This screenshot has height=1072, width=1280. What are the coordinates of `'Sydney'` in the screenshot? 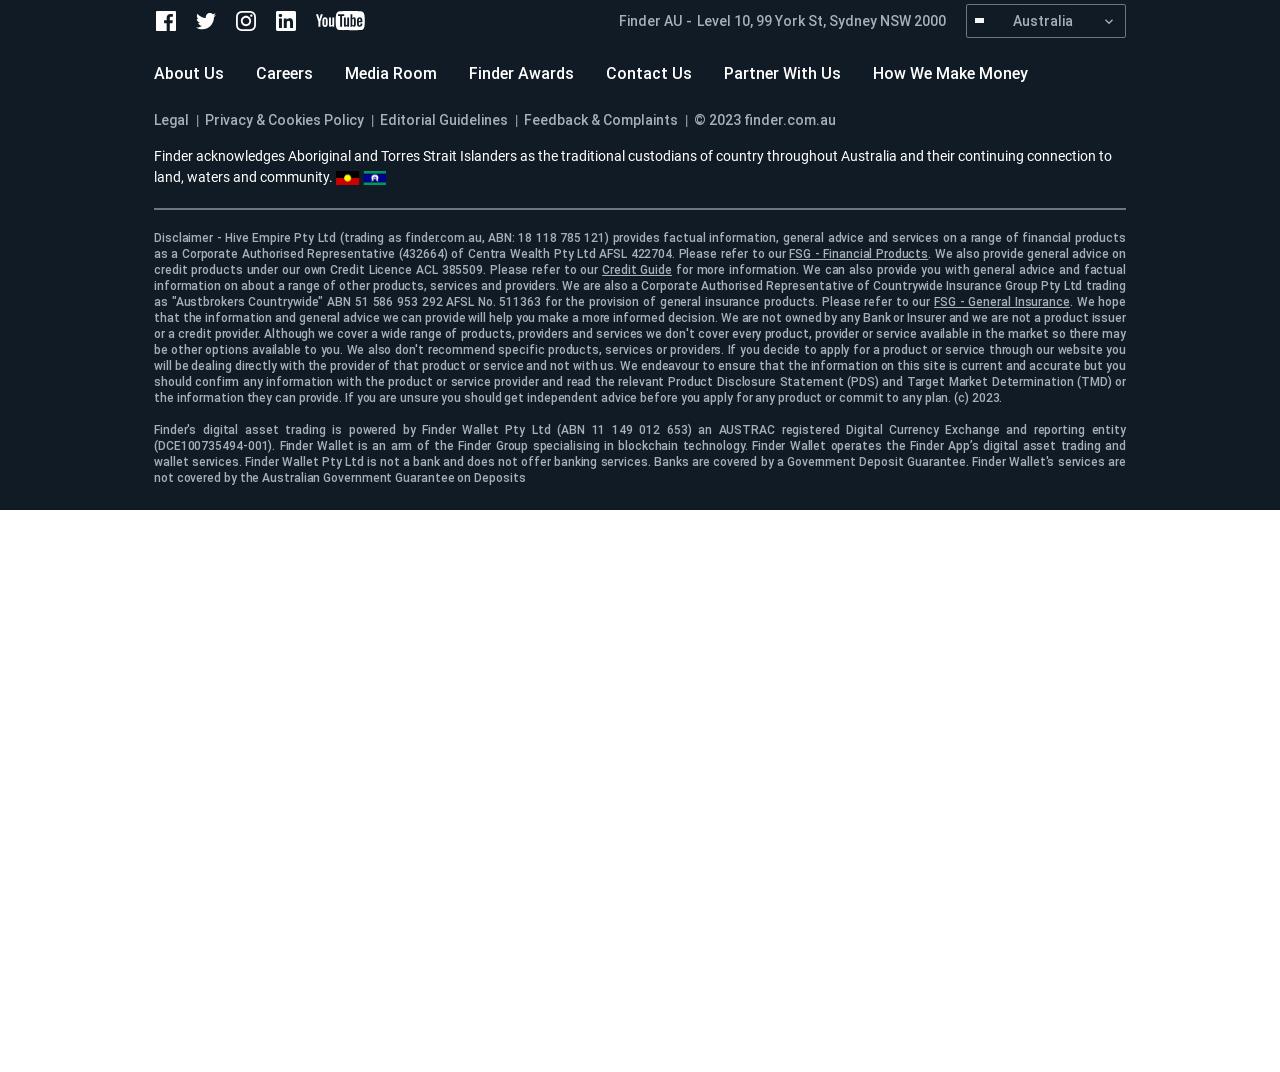 It's located at (852, 19).